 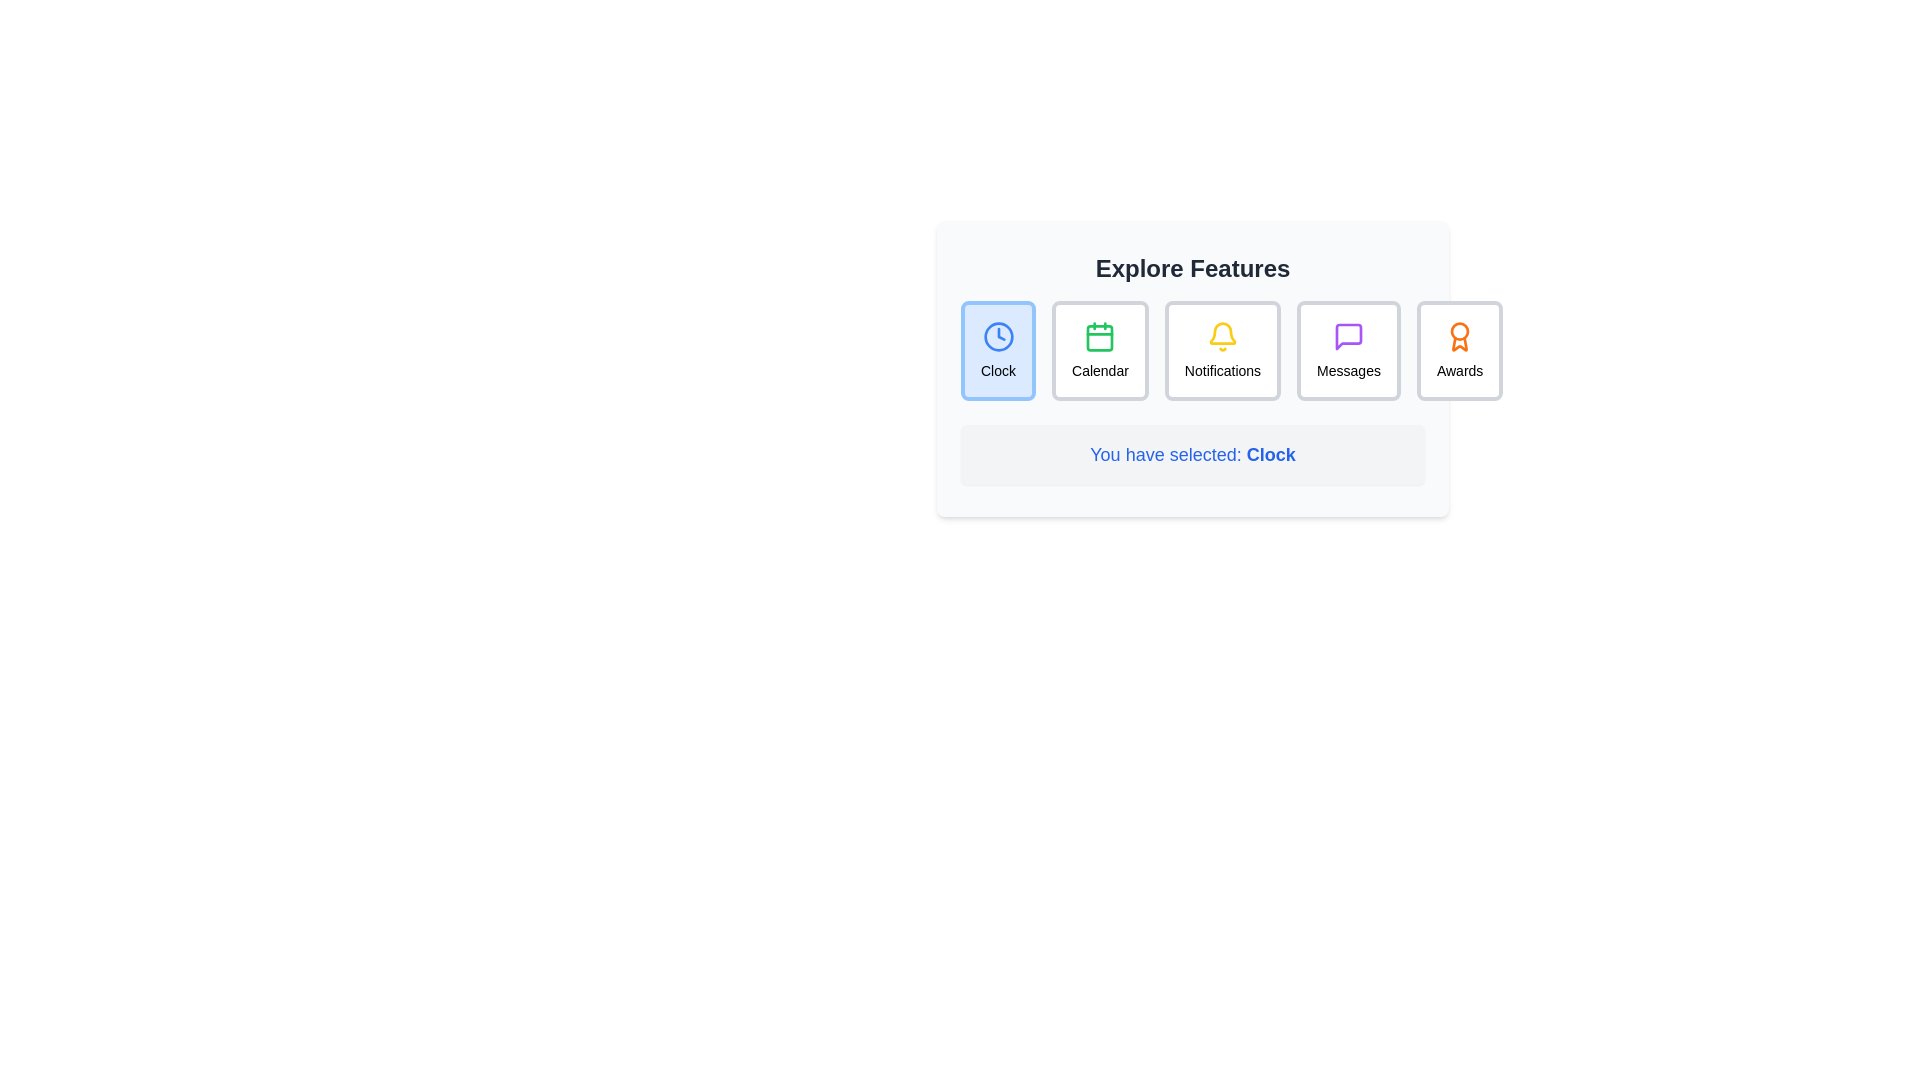 What do you see at coordinates (1098, 350) in the screenshot?
I see `the second feature item from the left in the menu, located directly below the 'Explore Features' heading` at bounding box center [1098, 350].